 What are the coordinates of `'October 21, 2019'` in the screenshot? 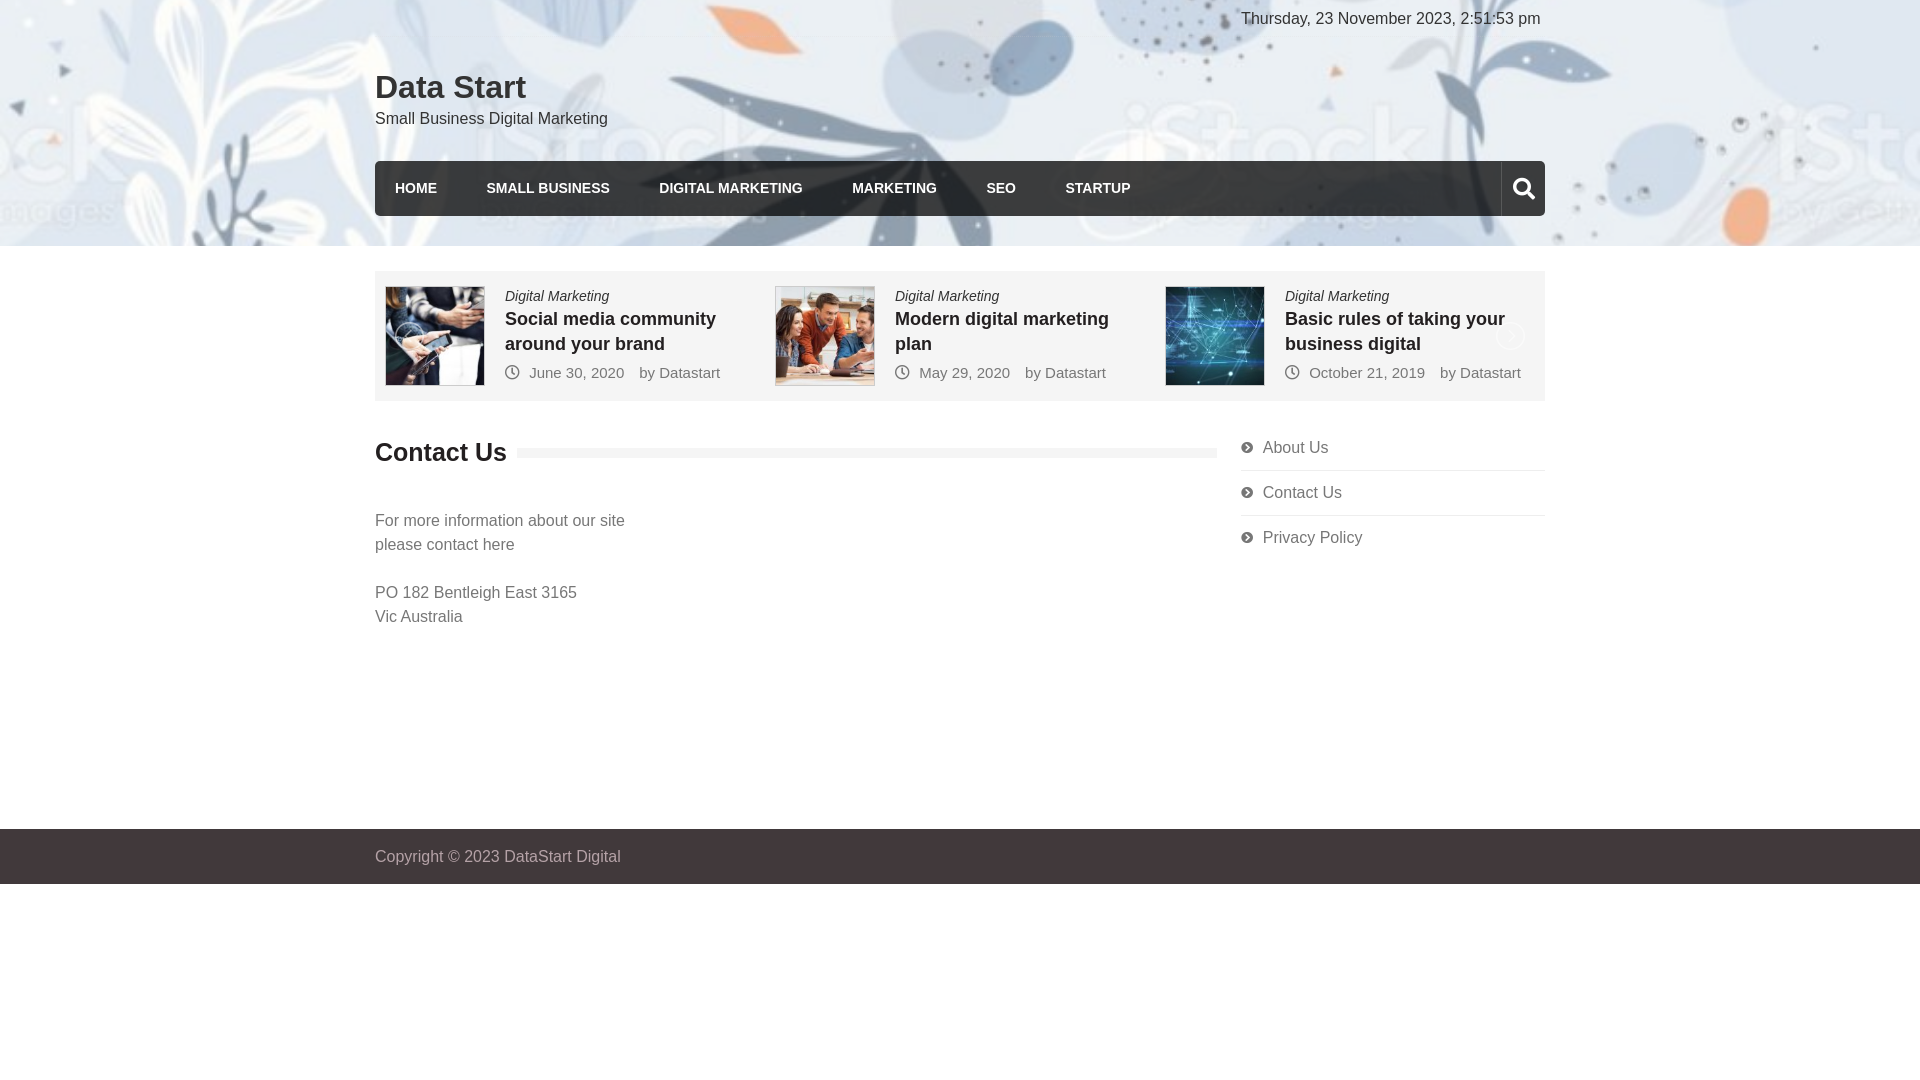 It's located at (1395, 372).